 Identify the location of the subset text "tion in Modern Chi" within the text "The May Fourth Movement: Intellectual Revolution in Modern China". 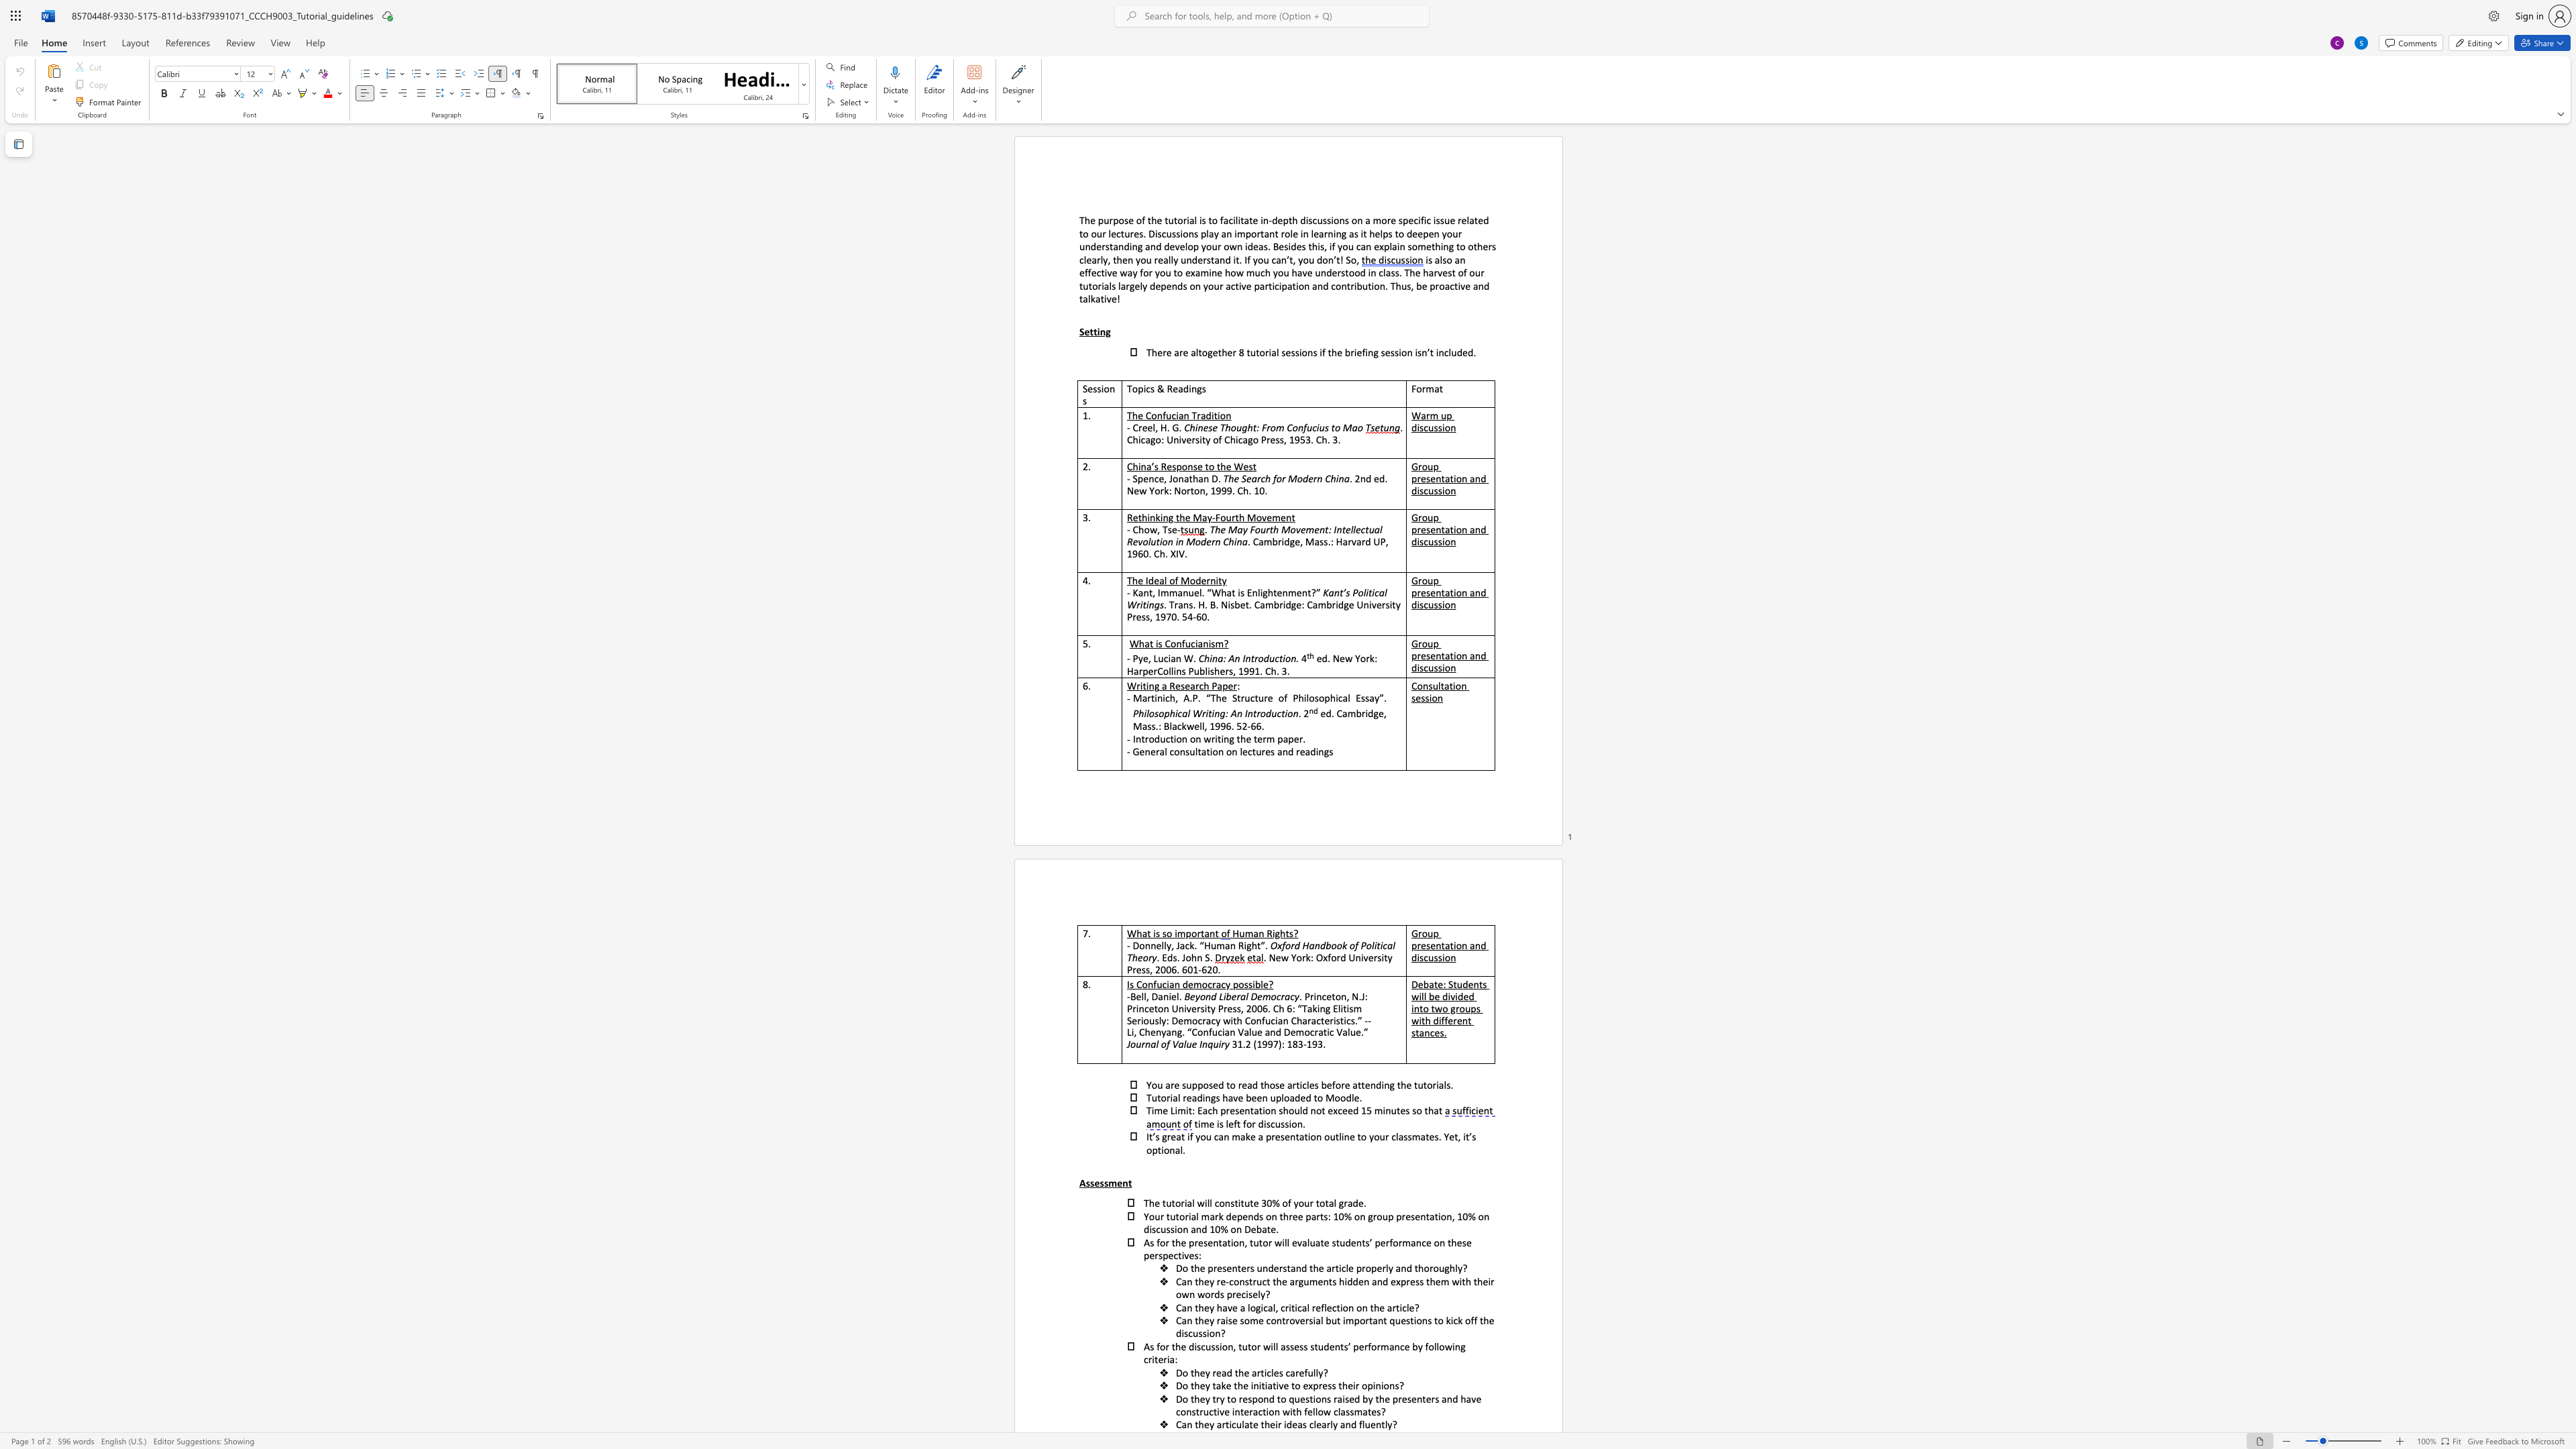
(1155, 541).